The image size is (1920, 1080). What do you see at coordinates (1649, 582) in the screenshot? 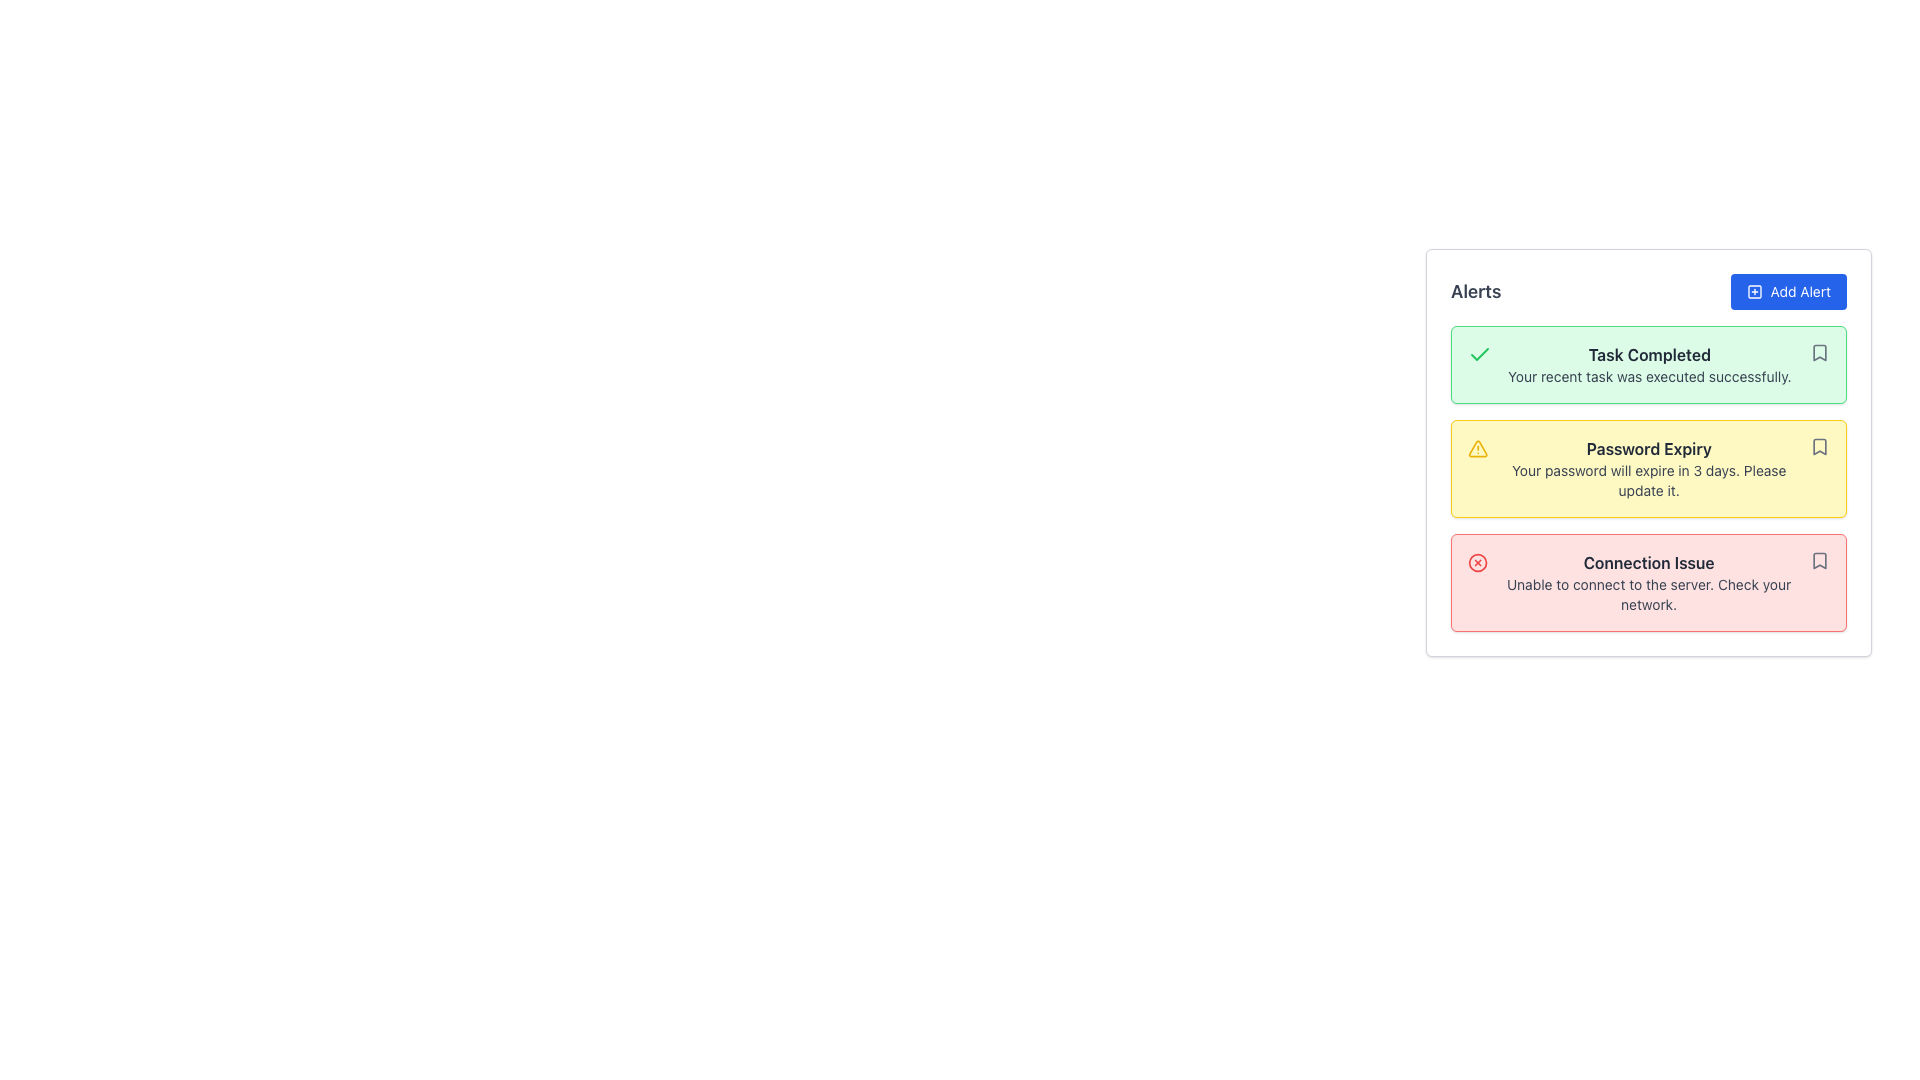
I see `alert message displayed in the Text Block titled 'Connection Issue' which indicates a network connectivity problem with a description stating 'Unable to connect to the server. Check your network.'` at bounding box center [1649, 582].